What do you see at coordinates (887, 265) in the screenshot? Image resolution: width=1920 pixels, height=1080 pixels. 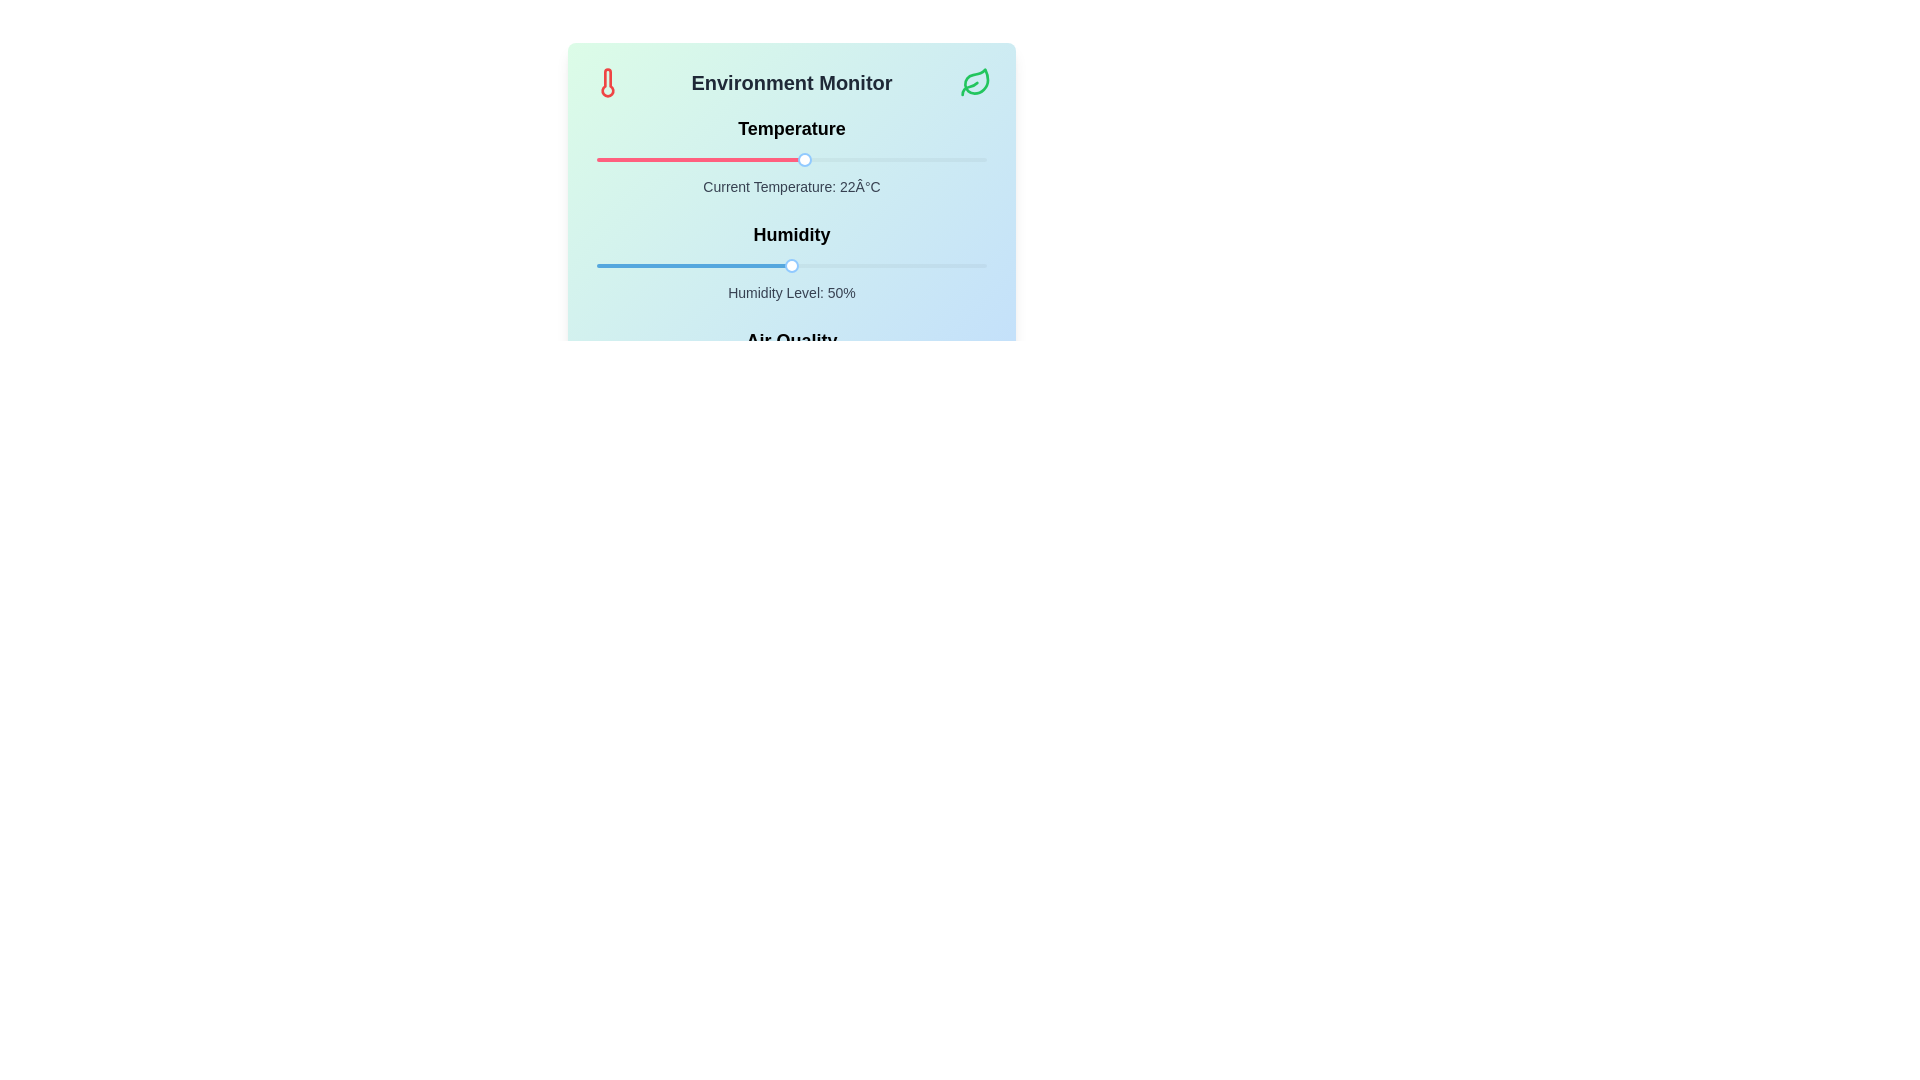 I see `slider value` at bounding box center [887, 265].